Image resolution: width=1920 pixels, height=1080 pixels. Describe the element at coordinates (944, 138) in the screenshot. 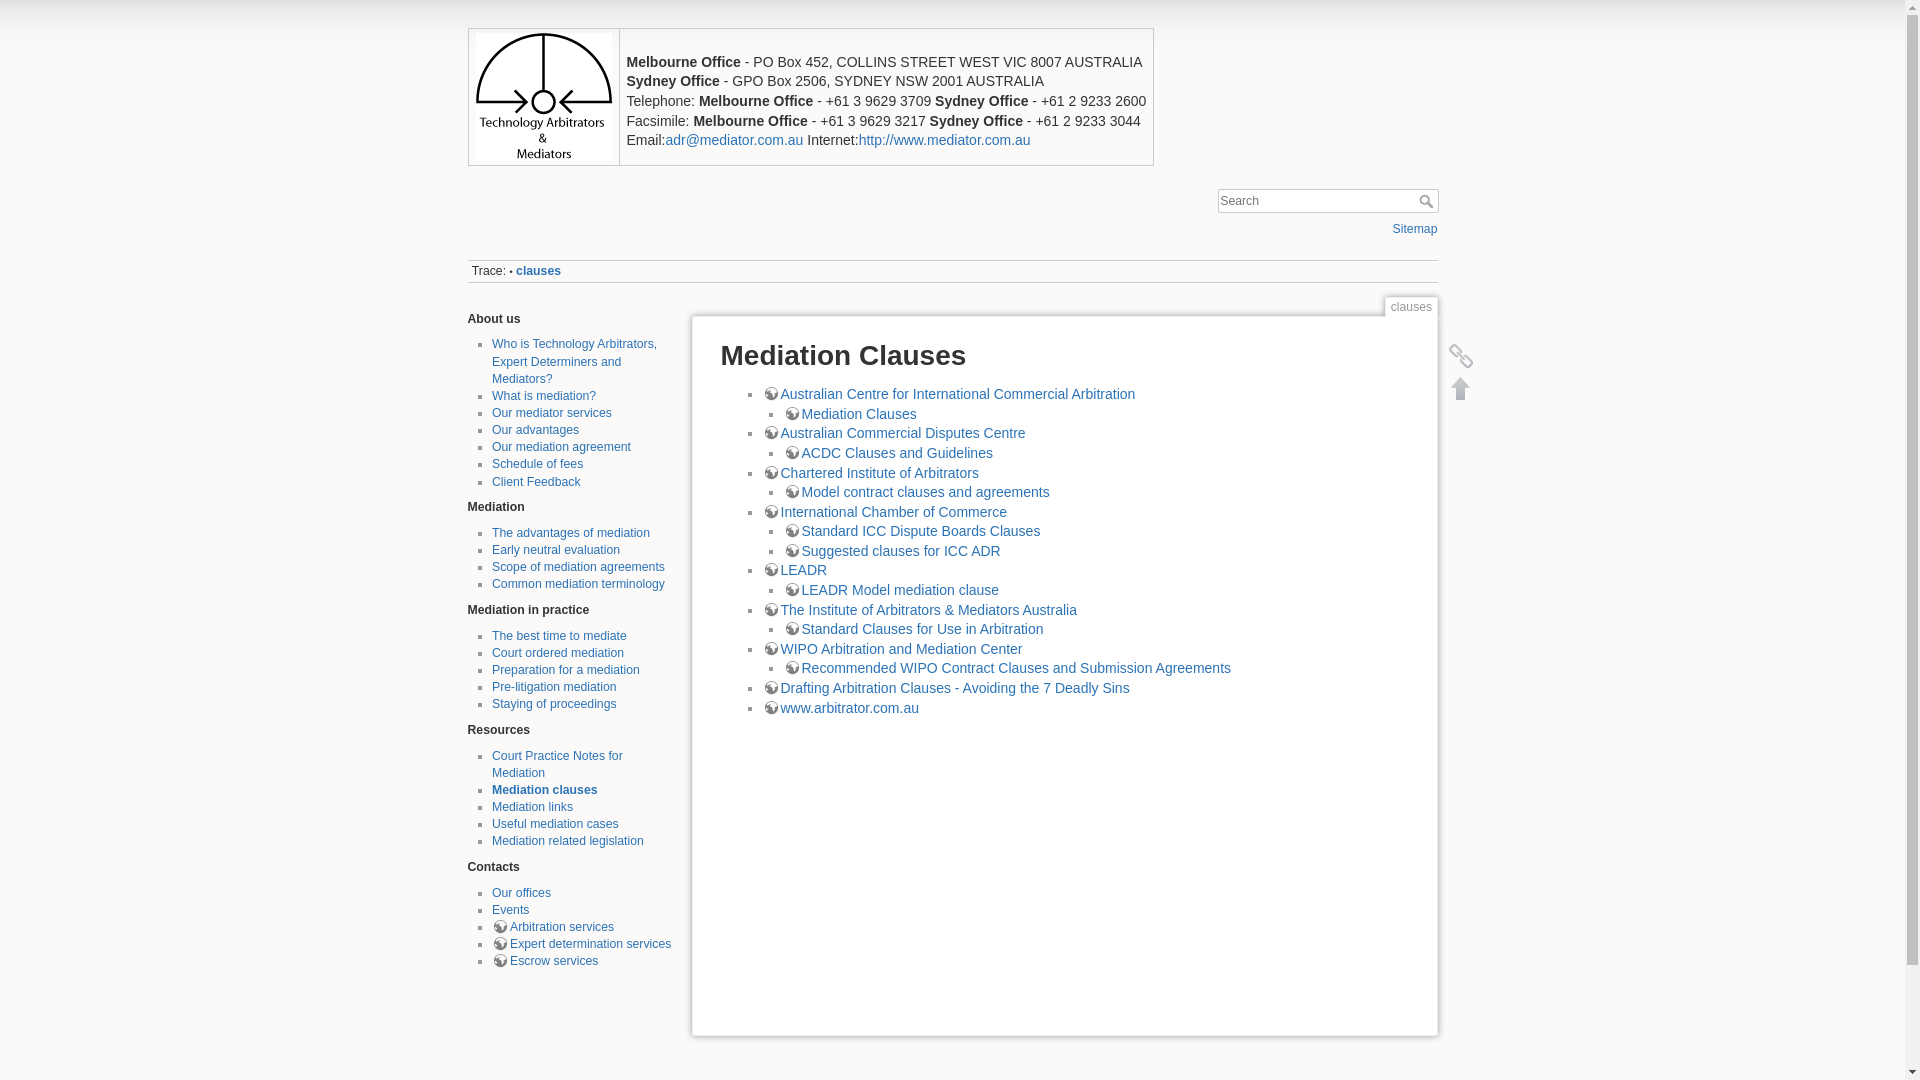

I see `'http://www.mediator.com.au'` at that location.